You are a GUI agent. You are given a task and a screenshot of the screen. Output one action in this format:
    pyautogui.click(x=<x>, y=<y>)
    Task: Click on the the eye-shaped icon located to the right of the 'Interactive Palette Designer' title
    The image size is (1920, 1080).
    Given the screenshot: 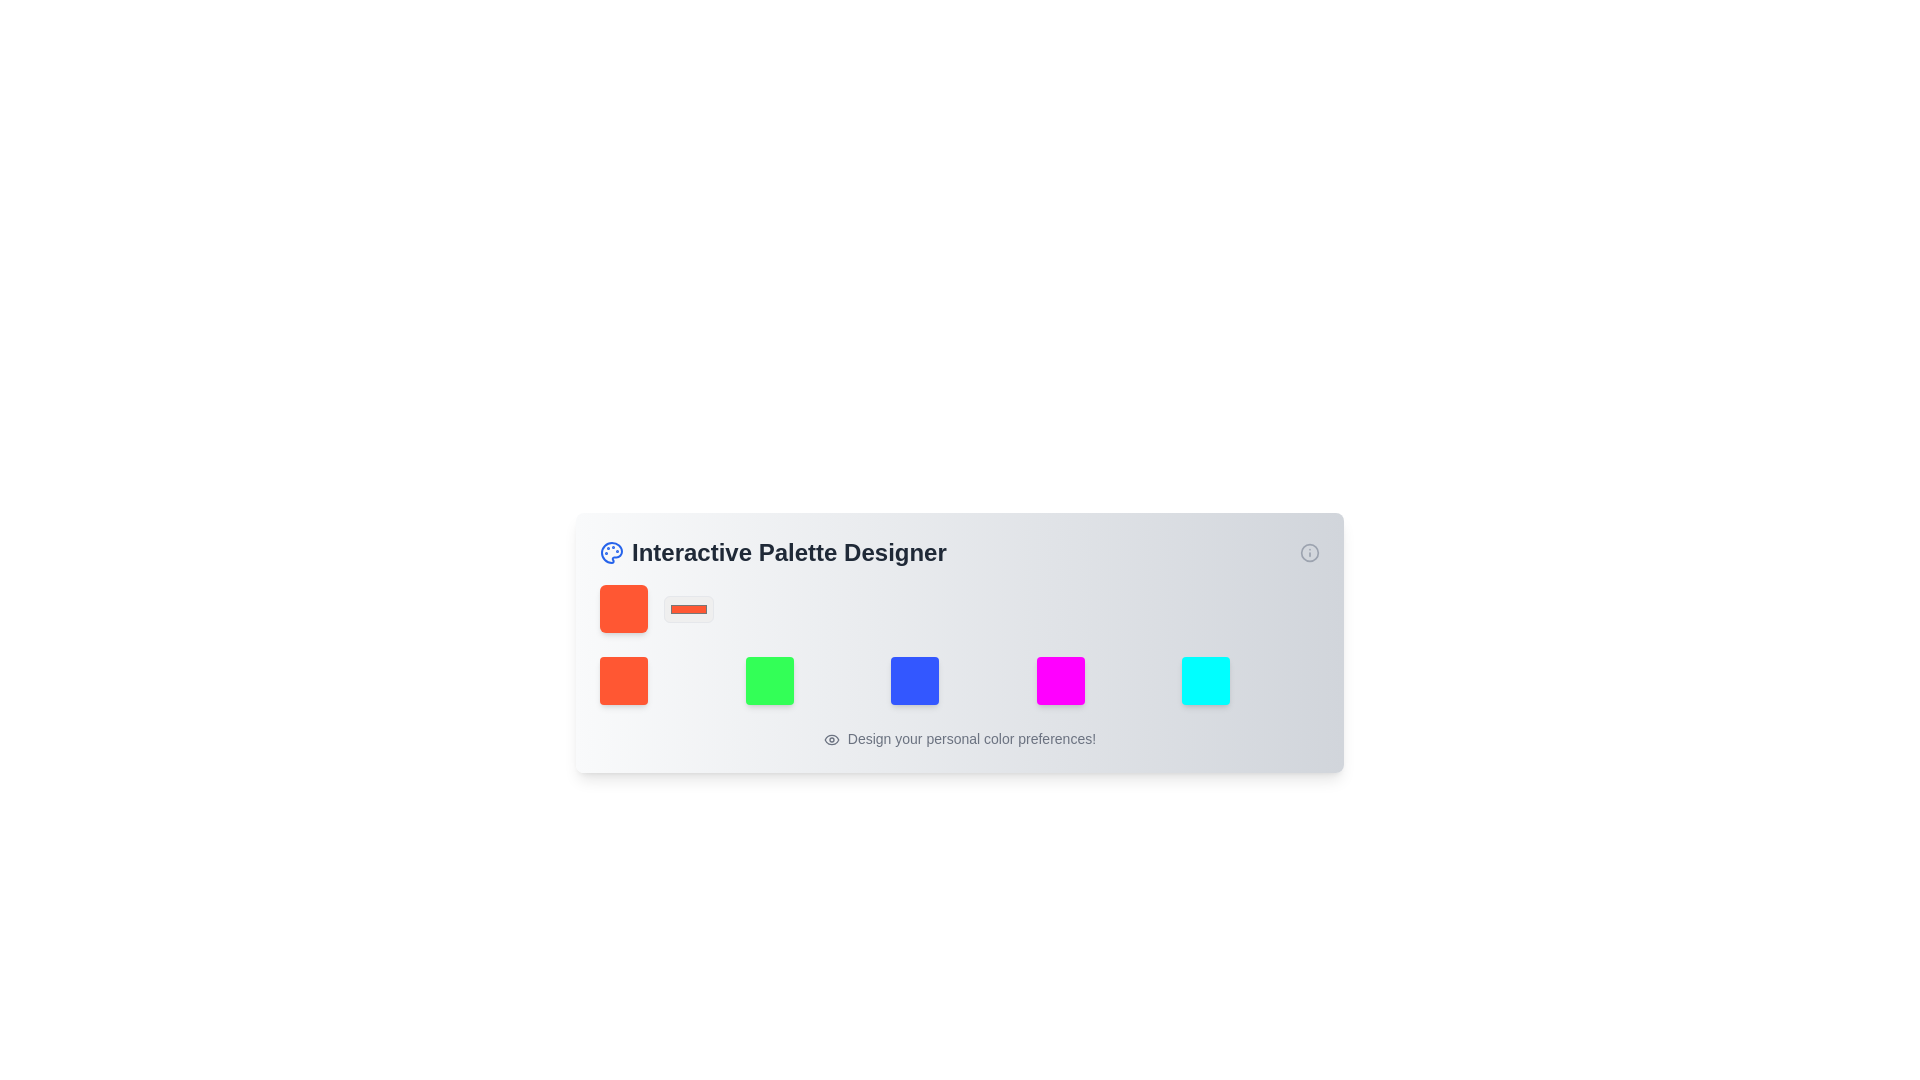 What is the action you would take?
    pyautogui.click(x=831, y=740)
    